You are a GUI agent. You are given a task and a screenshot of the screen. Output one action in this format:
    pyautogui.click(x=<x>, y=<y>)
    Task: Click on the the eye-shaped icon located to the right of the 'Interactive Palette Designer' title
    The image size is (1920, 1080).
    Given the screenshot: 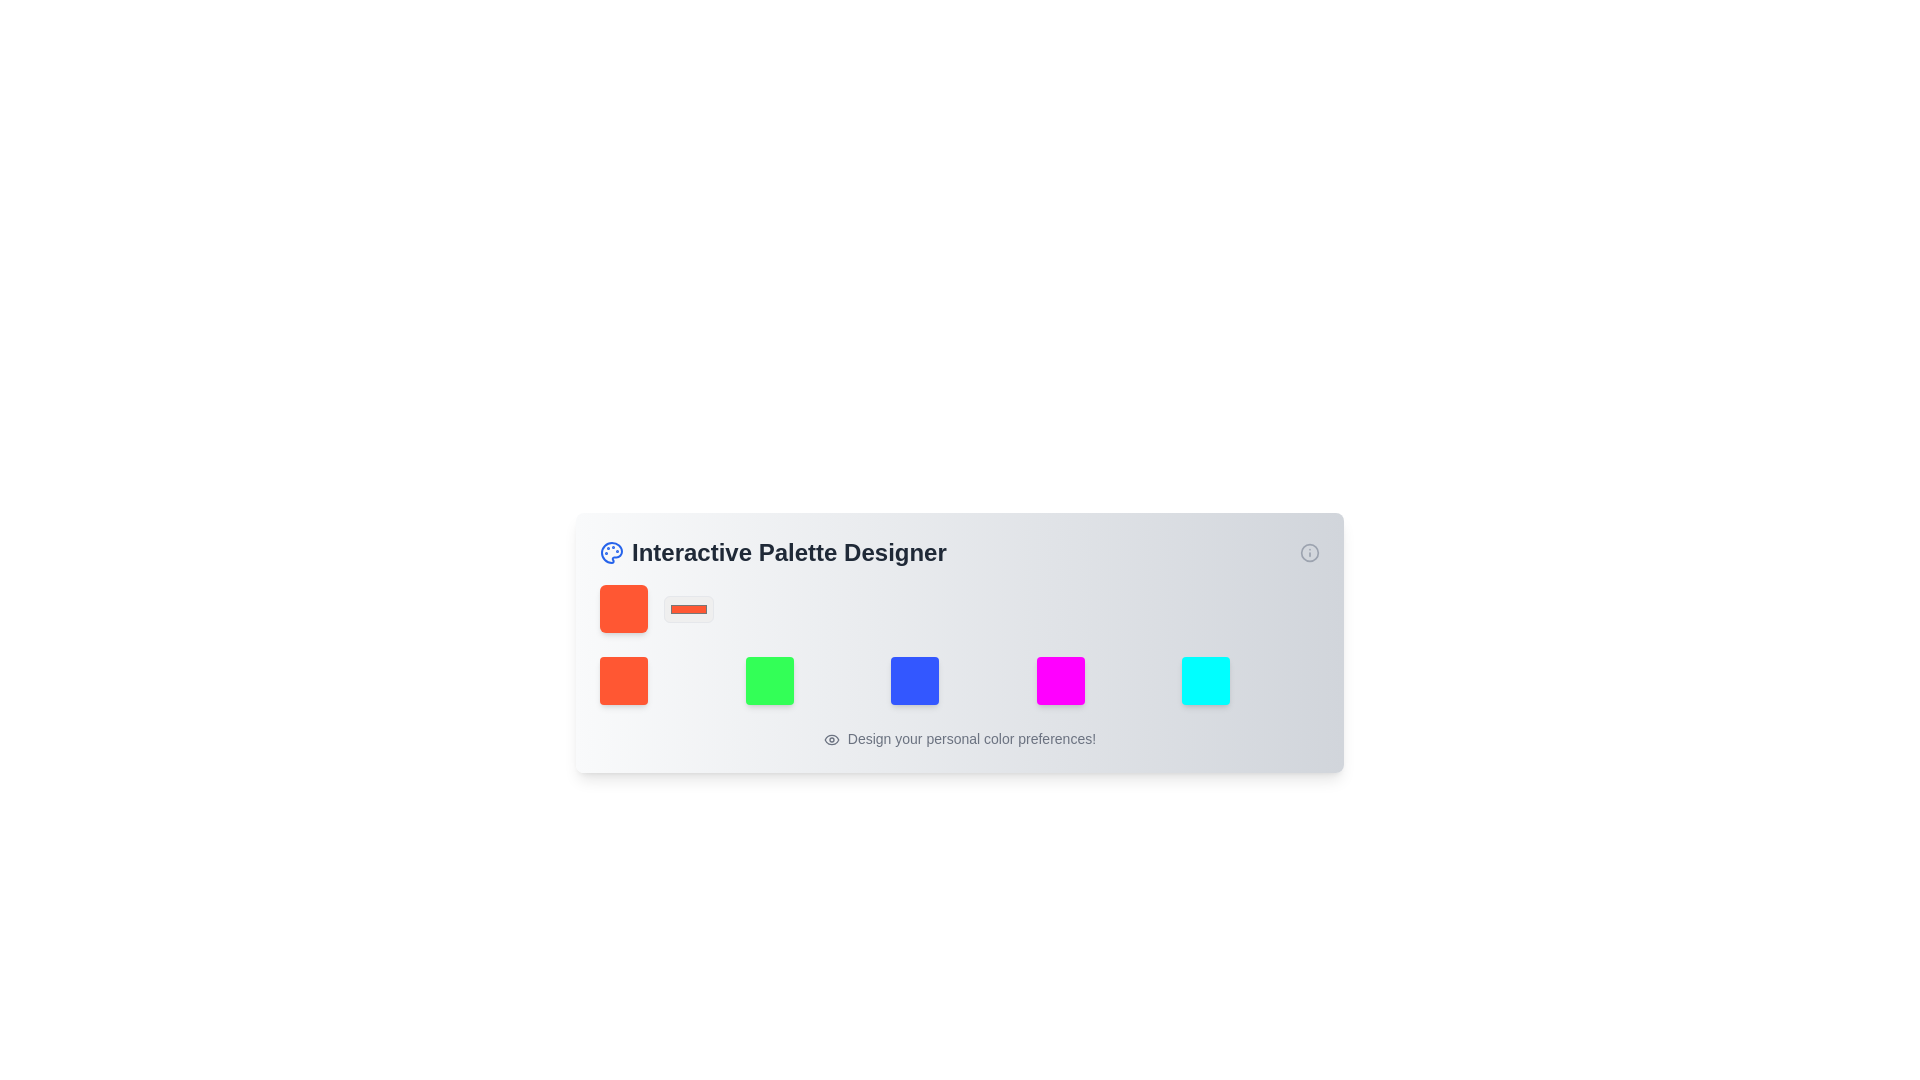 What is the action you would take?
    pyautogui.click(x=831, y=740)
    